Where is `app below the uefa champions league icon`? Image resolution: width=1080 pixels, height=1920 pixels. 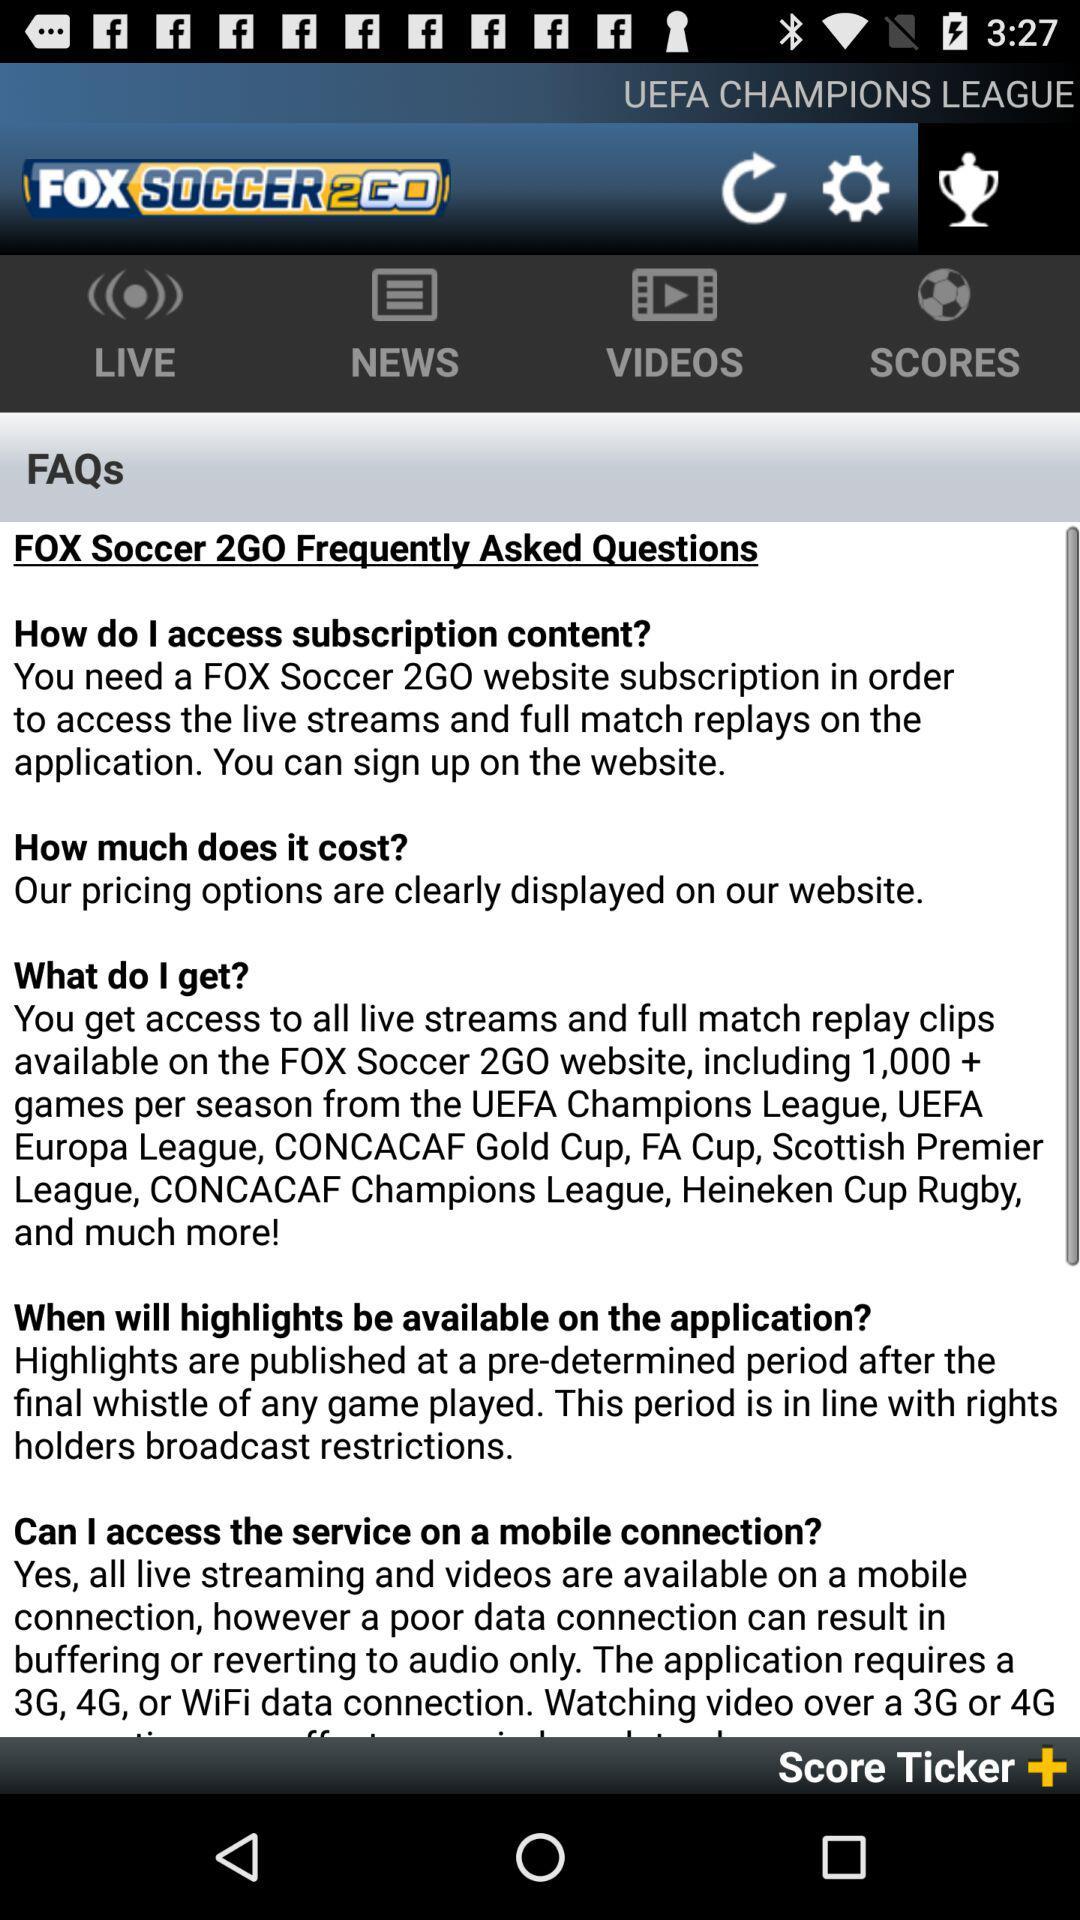
app below the uefa champions league icon is located at coordinates (855, 188).